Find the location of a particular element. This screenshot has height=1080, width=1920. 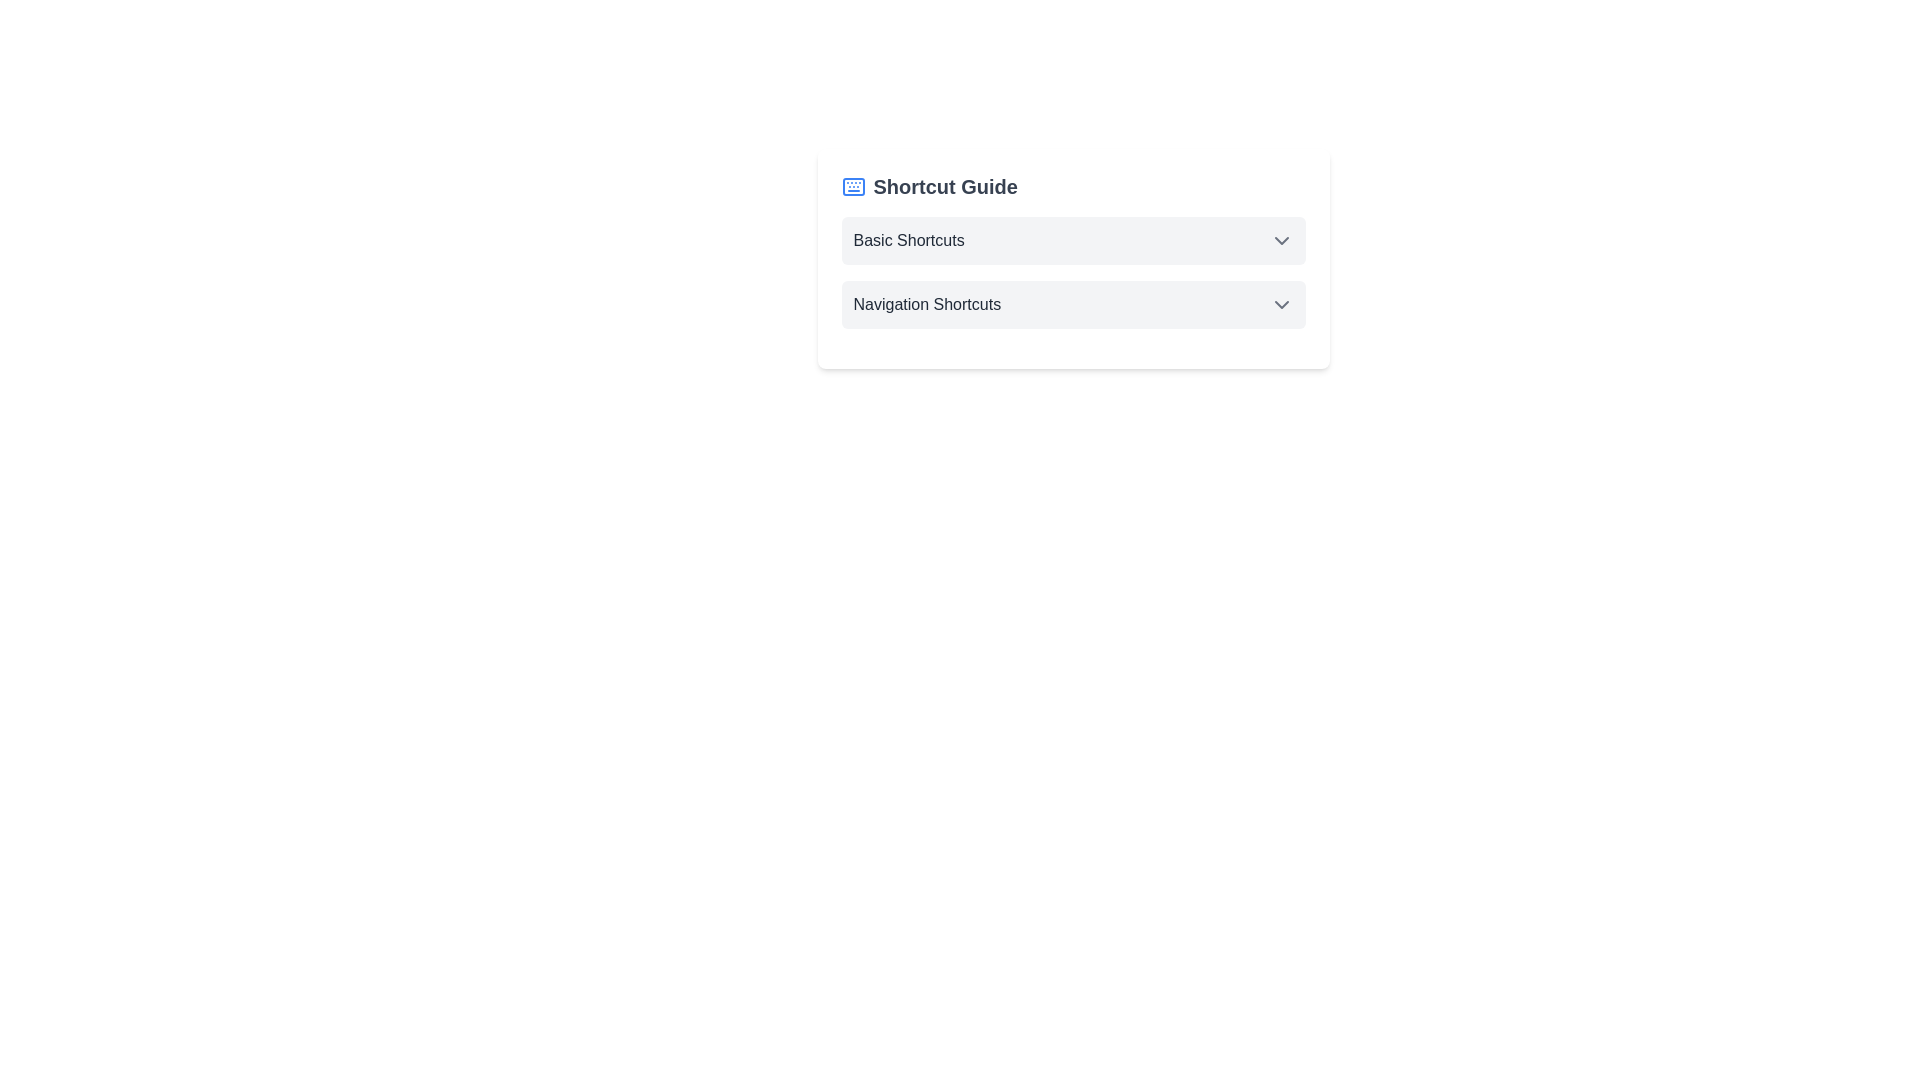

the vivid blue keyboard icon located to the left of the 'Shortcut Guide' text header is located at coordinates (853, 186).